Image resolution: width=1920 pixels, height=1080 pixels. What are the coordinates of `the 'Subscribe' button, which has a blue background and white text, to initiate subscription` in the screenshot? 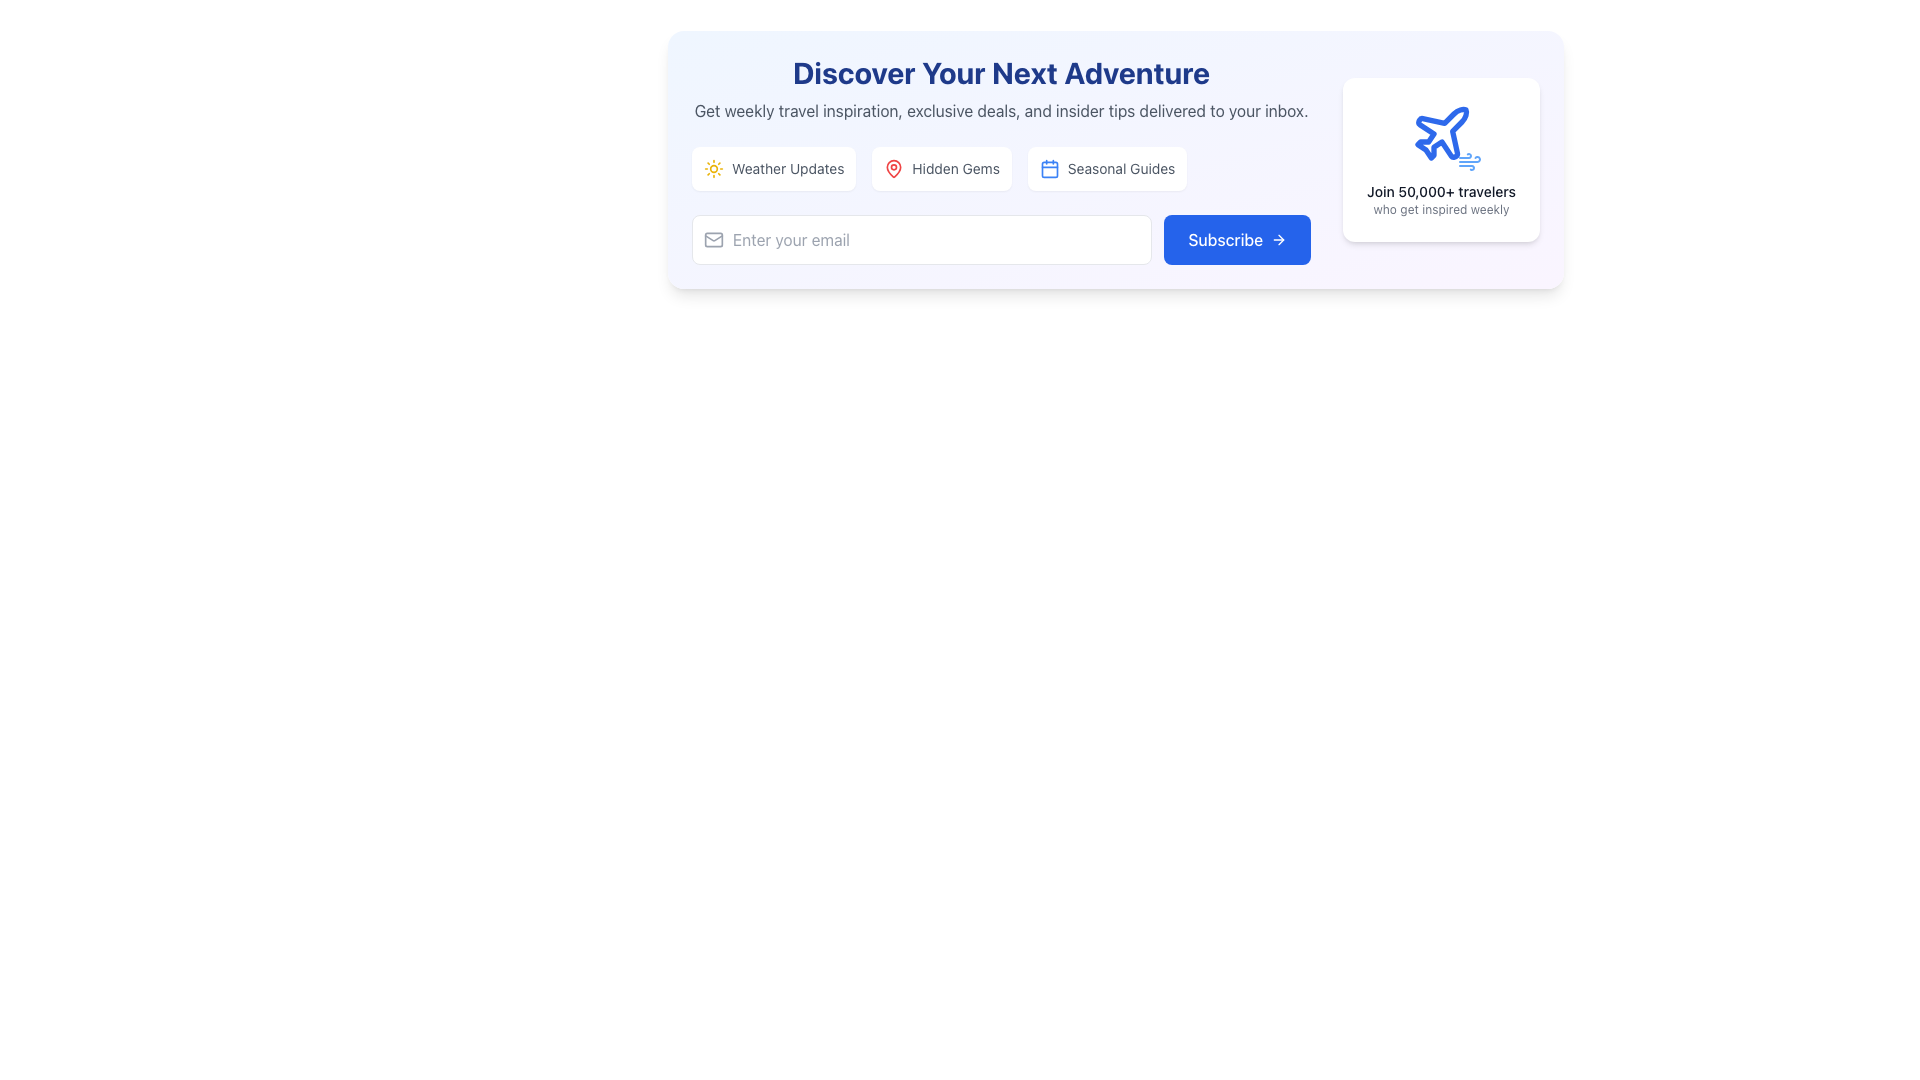 It's located at (1236, 238).